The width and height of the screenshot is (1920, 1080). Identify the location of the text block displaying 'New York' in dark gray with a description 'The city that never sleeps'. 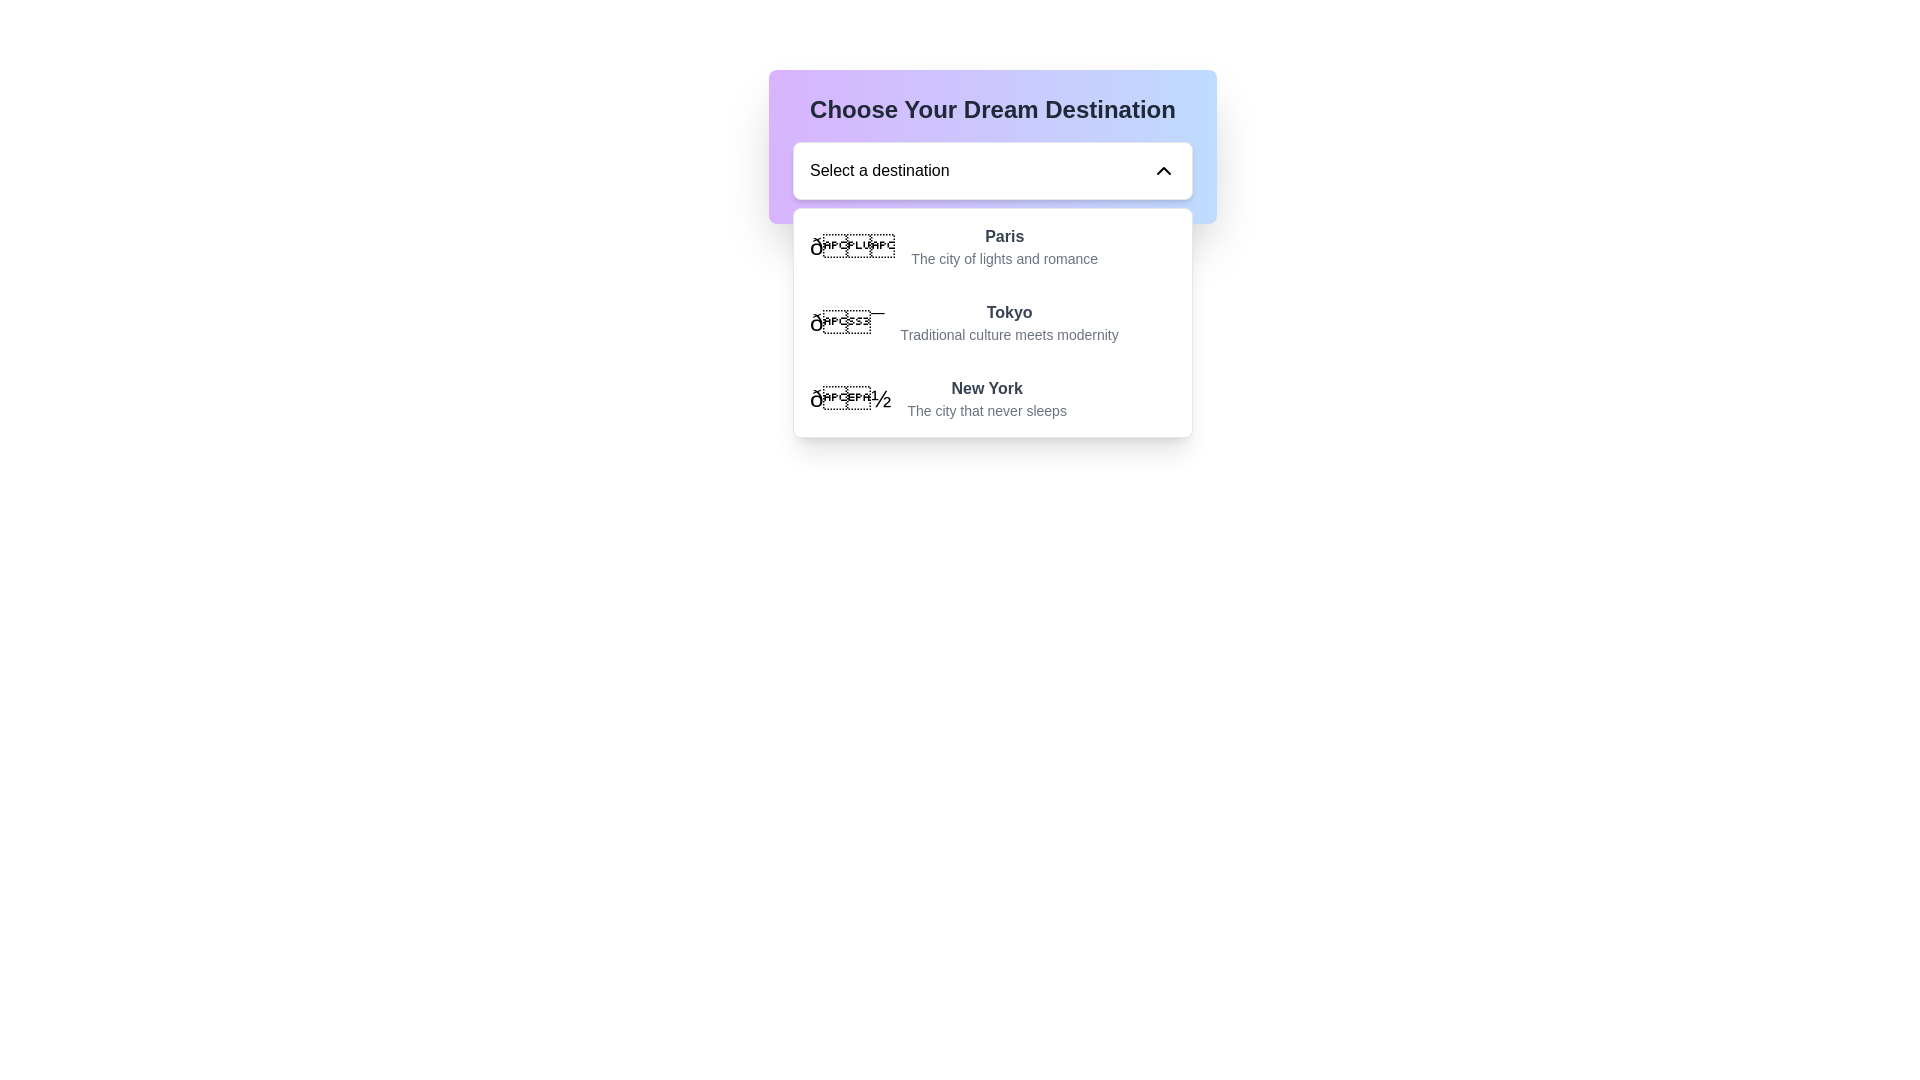
(987, 398).